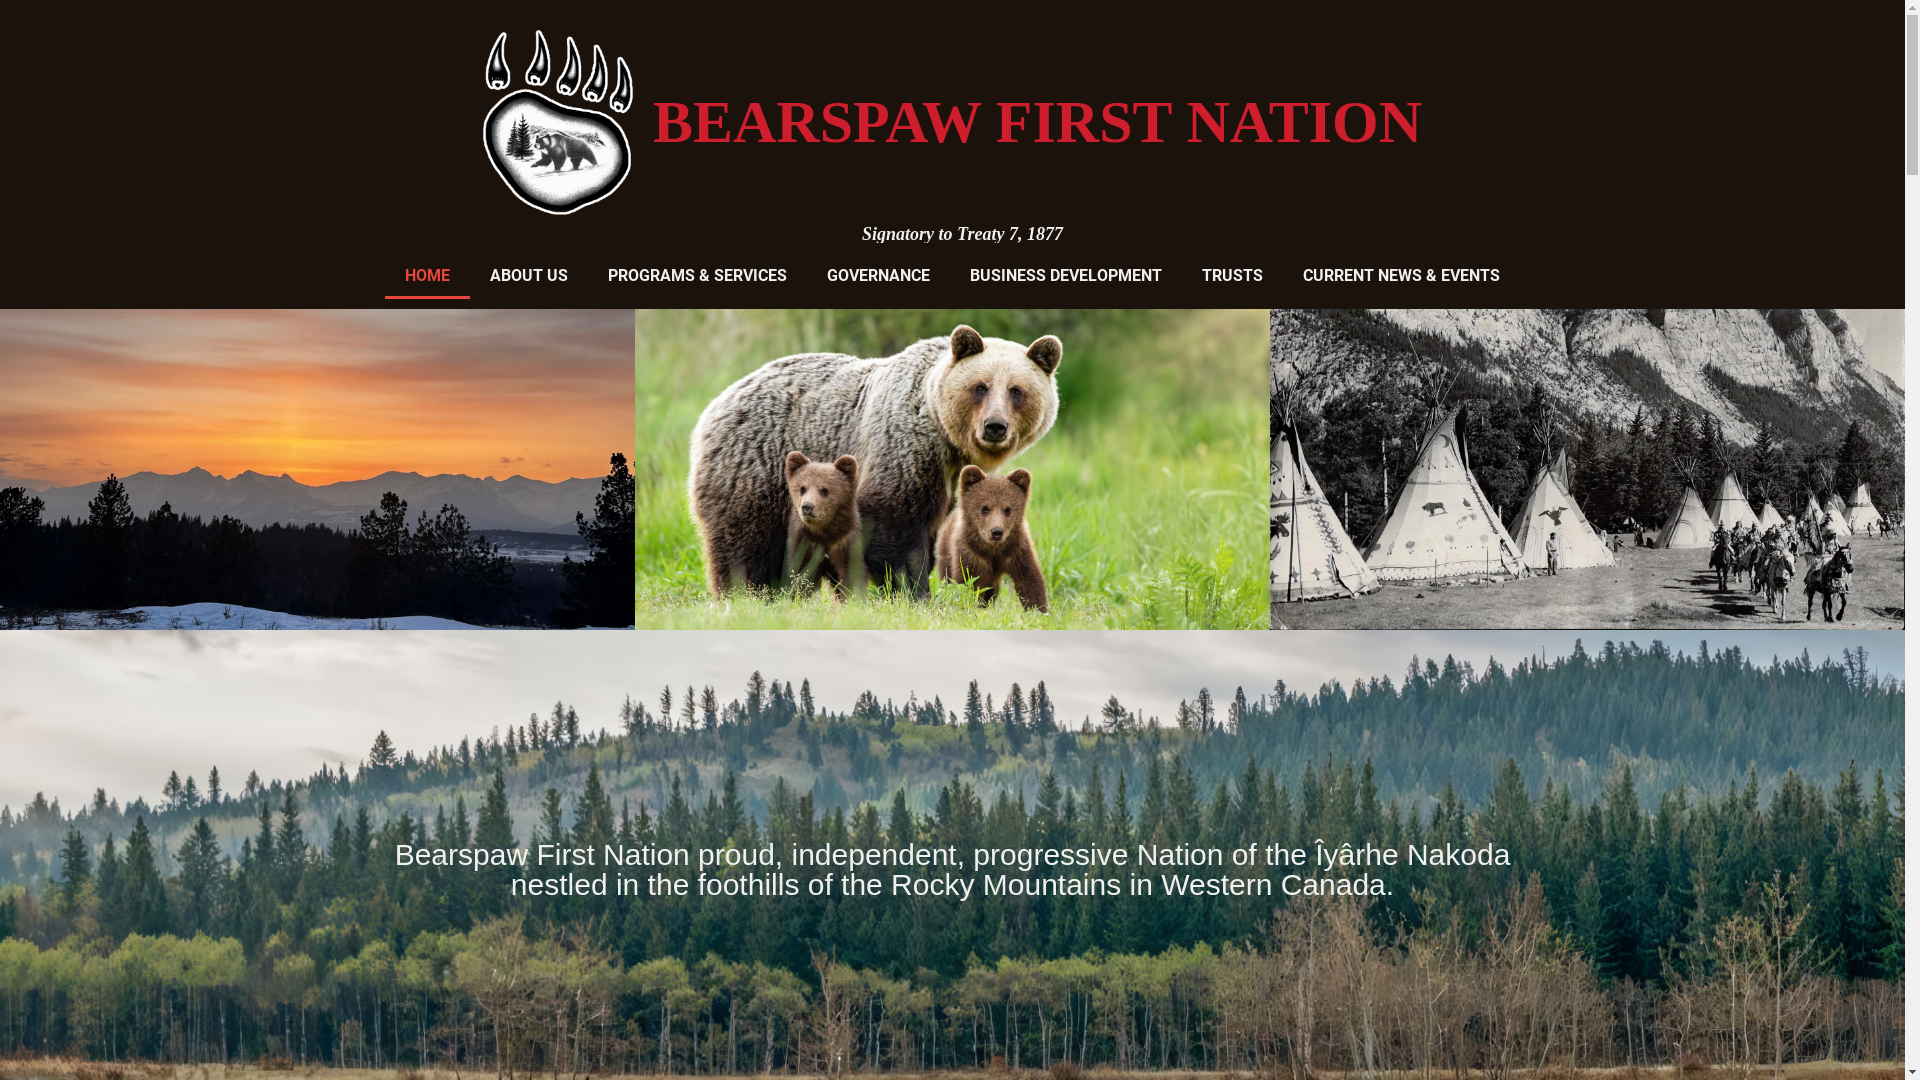 The image size is (1920, 1080). I want to click on 'CURRENT NEWS & EVENTS', so click(1400, 276).